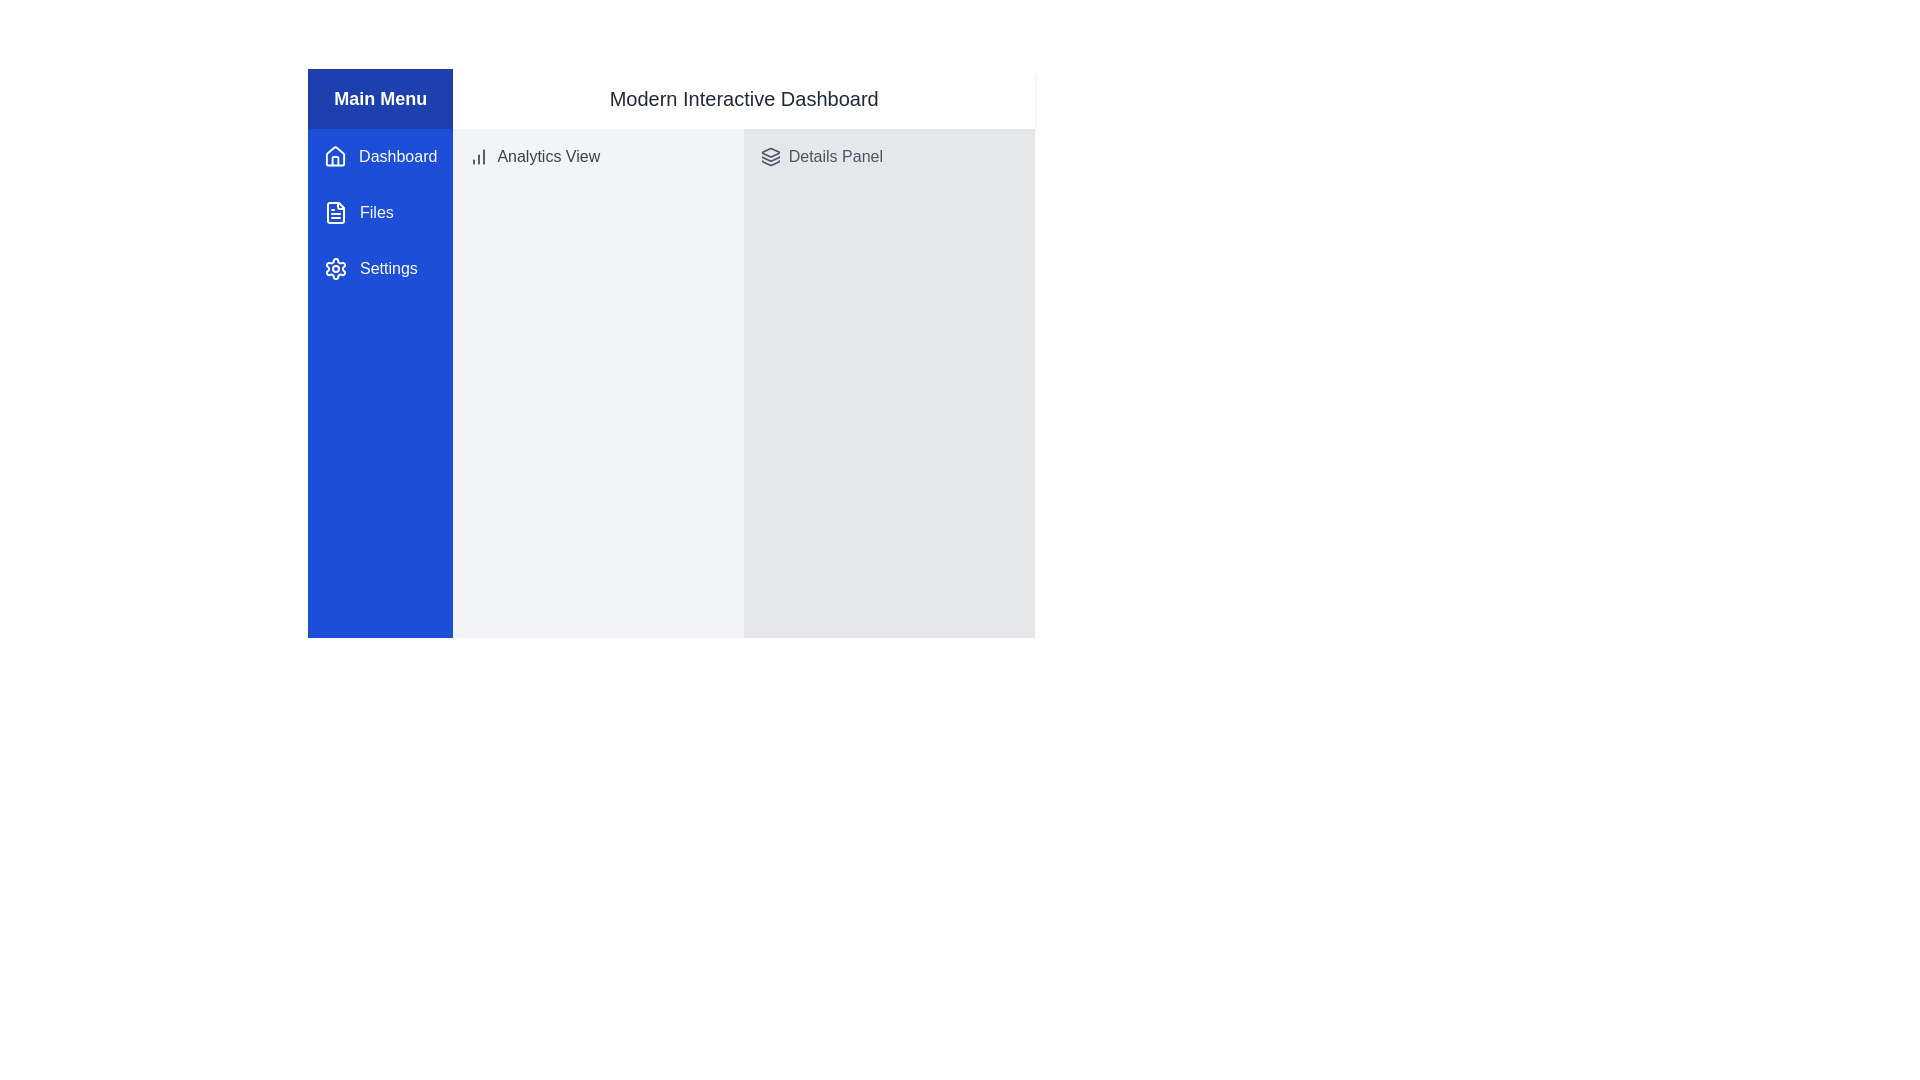 Image resolution: width=1920 pixels, height=1080 pixels. Describe the element at coordinates (380, 156) in the screenshot. I see `the 'Dashboard' button in the vertical navigation menu on the left side` at that location.